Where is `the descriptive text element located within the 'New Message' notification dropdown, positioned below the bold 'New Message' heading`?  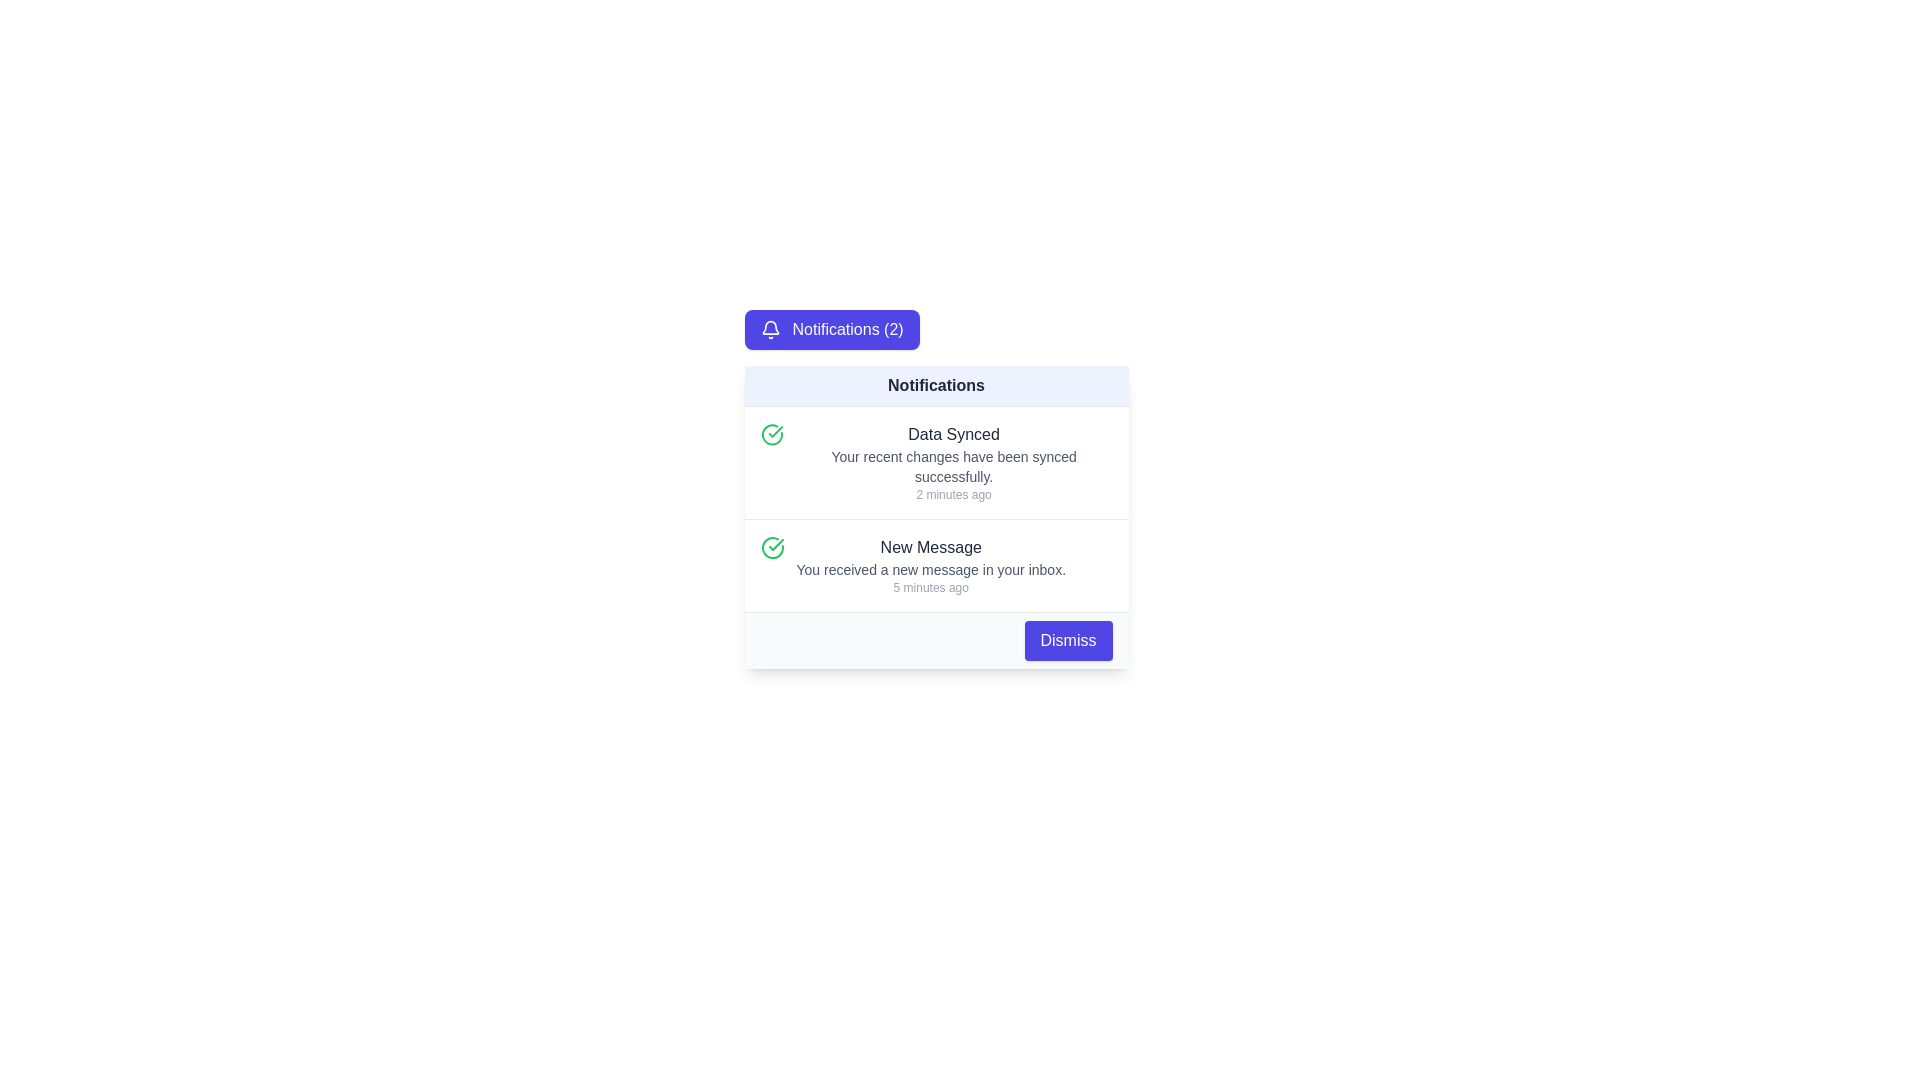
the descriptive text element located within the 'New Message' notification dropdown, positioned below the bold 'New Message' heading is located at coordinates (930, 570).